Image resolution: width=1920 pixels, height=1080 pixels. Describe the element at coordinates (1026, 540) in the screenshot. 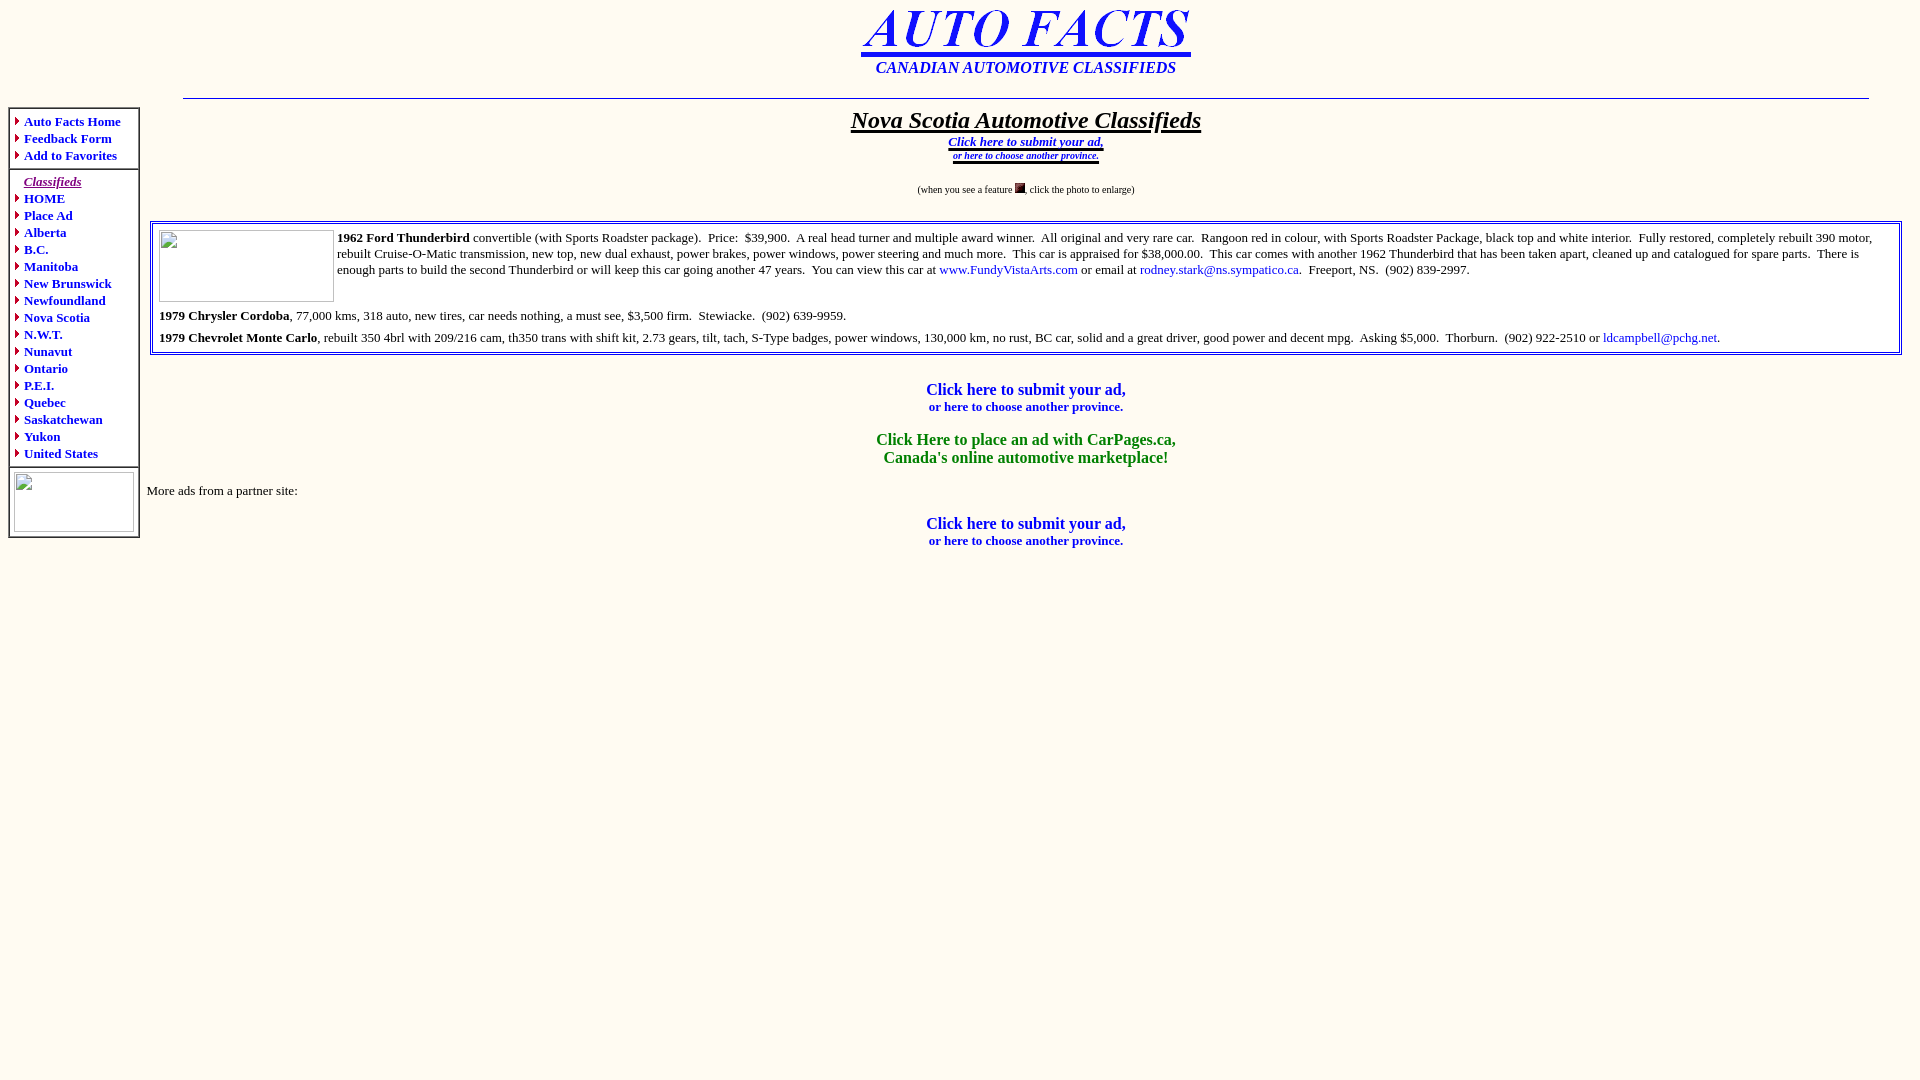

I see `'or here to choose another province.'` at that location.